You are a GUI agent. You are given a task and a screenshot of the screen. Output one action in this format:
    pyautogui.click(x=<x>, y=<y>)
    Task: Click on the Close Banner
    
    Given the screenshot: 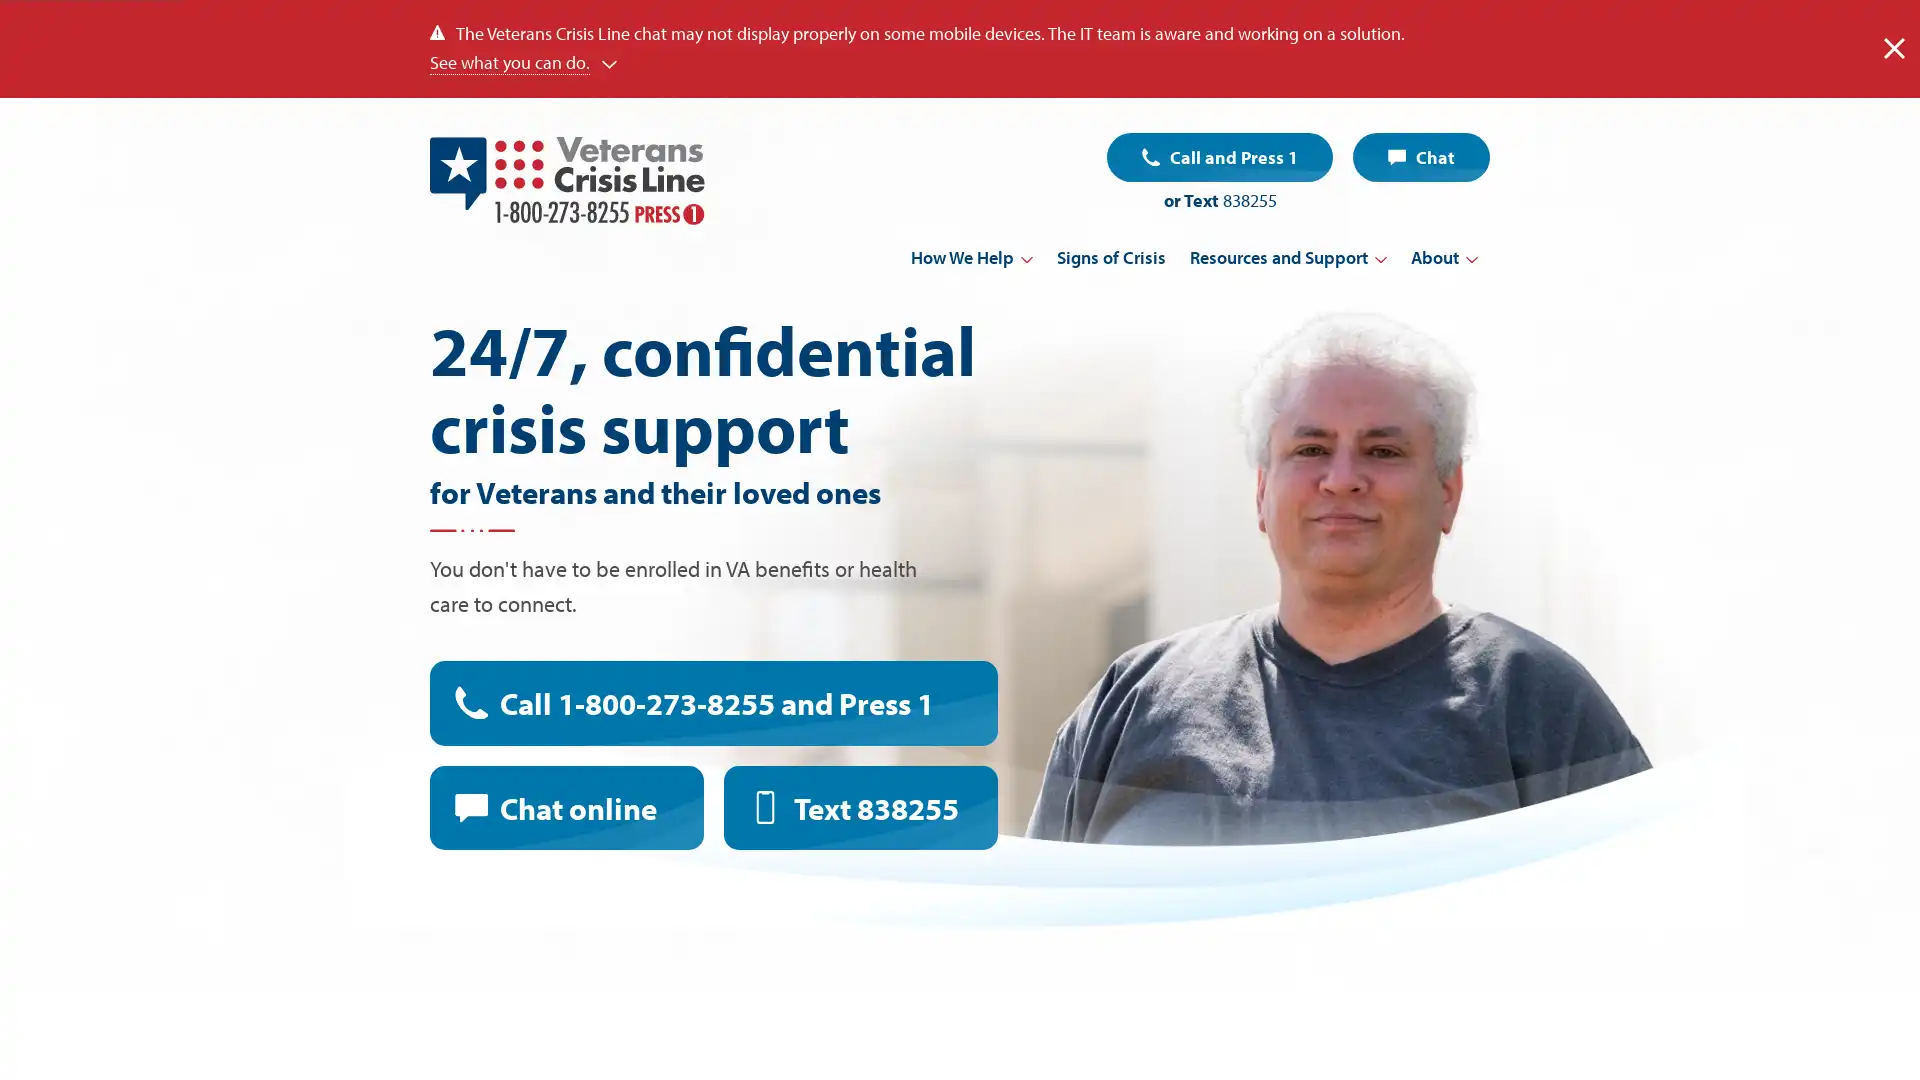 What is the action you would take?
    pyautogui.click(x=1893, y=47)
    